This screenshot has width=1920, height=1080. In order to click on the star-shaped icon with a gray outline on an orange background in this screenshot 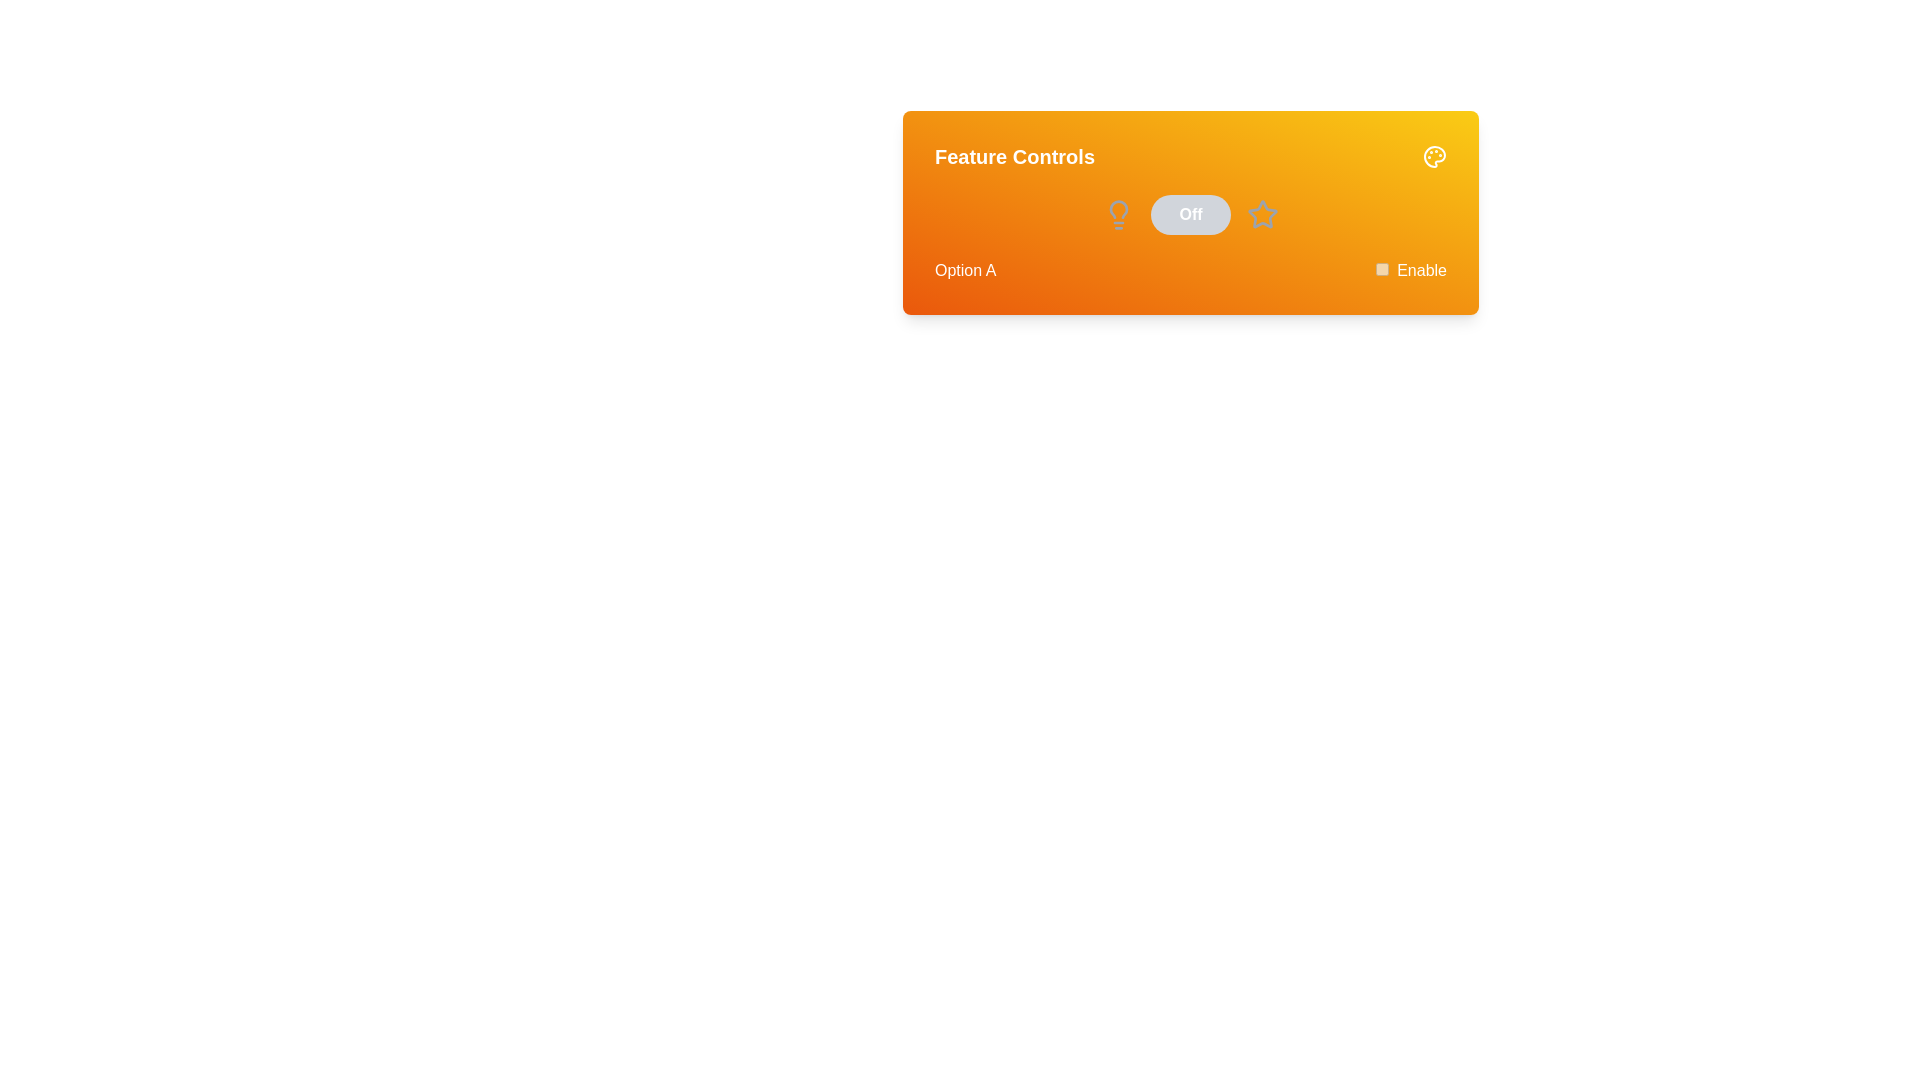, I will do `click(1261, 214)`.